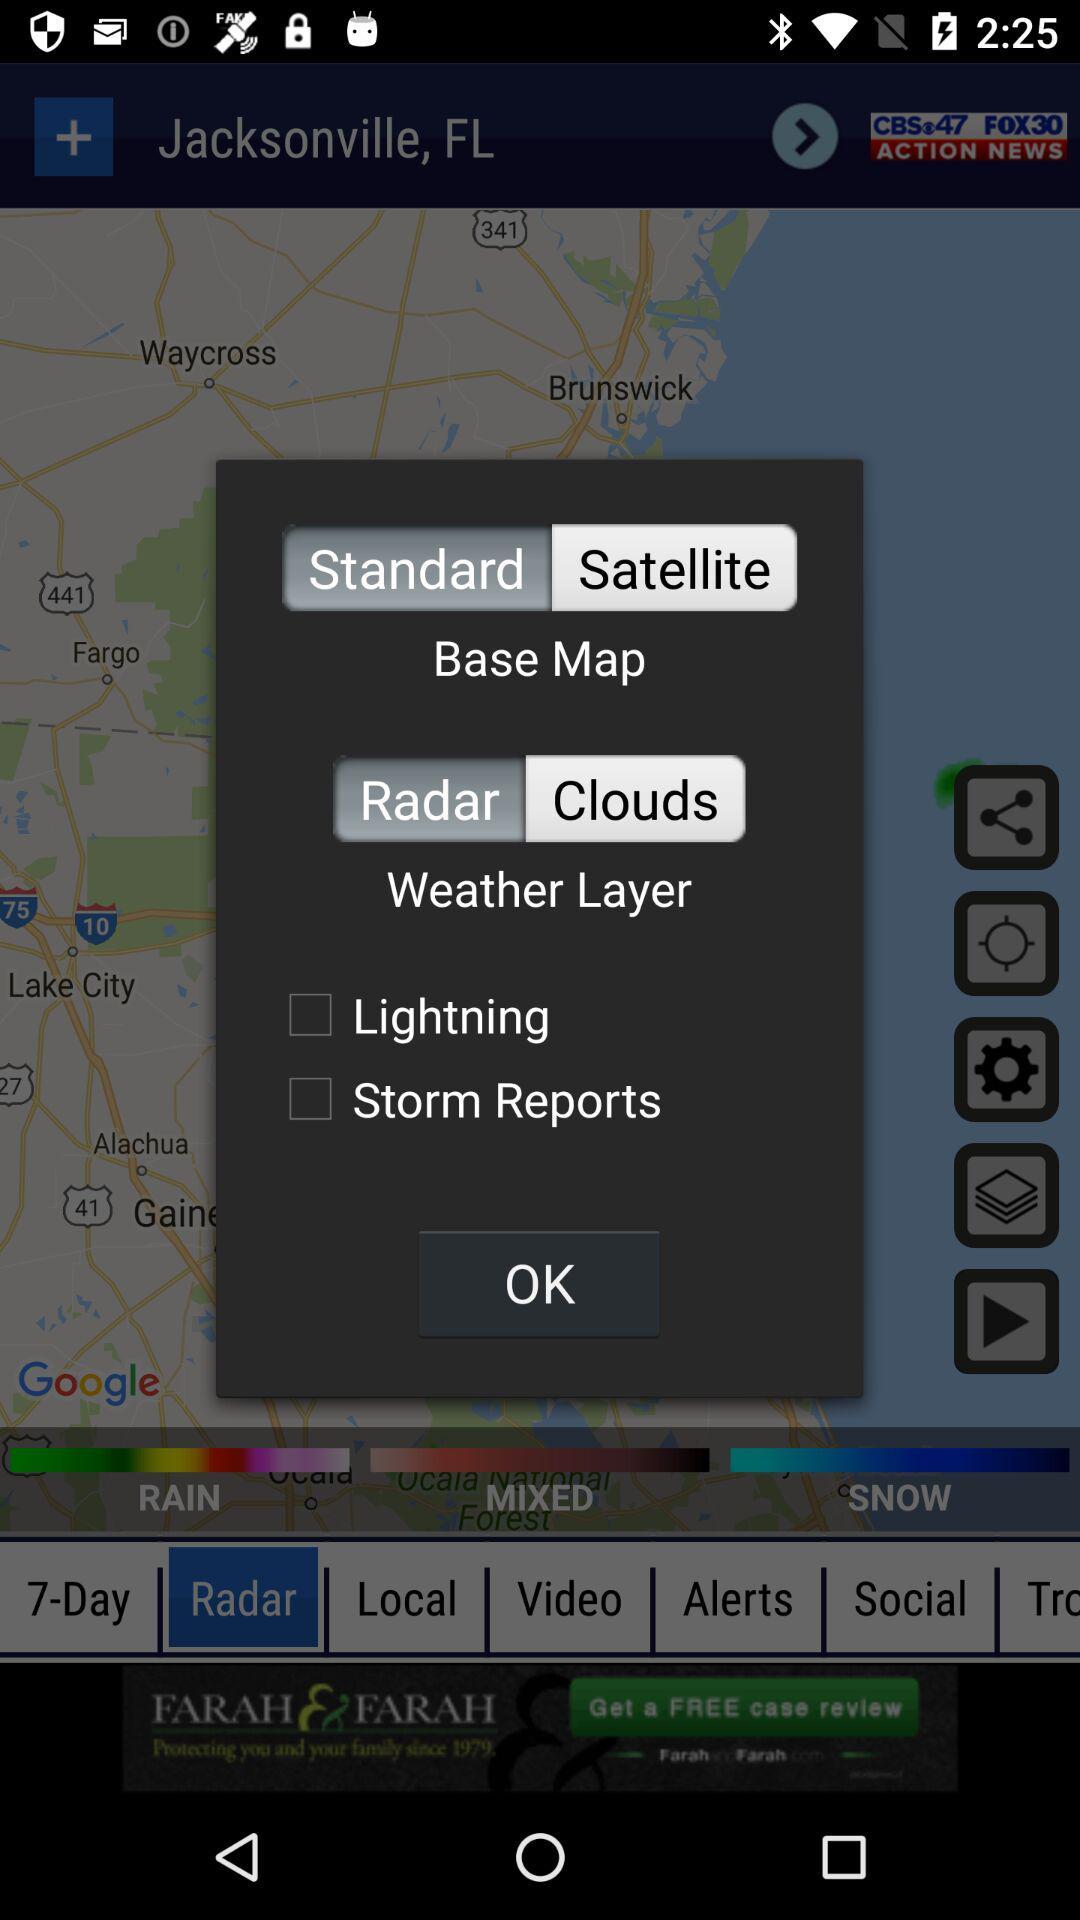 Image resolution: width=1080 pixels, height=1920 pixels. Describe the element at coordinates (674, 566) in the screenshot. I see `item to the right of the standard` at that location.